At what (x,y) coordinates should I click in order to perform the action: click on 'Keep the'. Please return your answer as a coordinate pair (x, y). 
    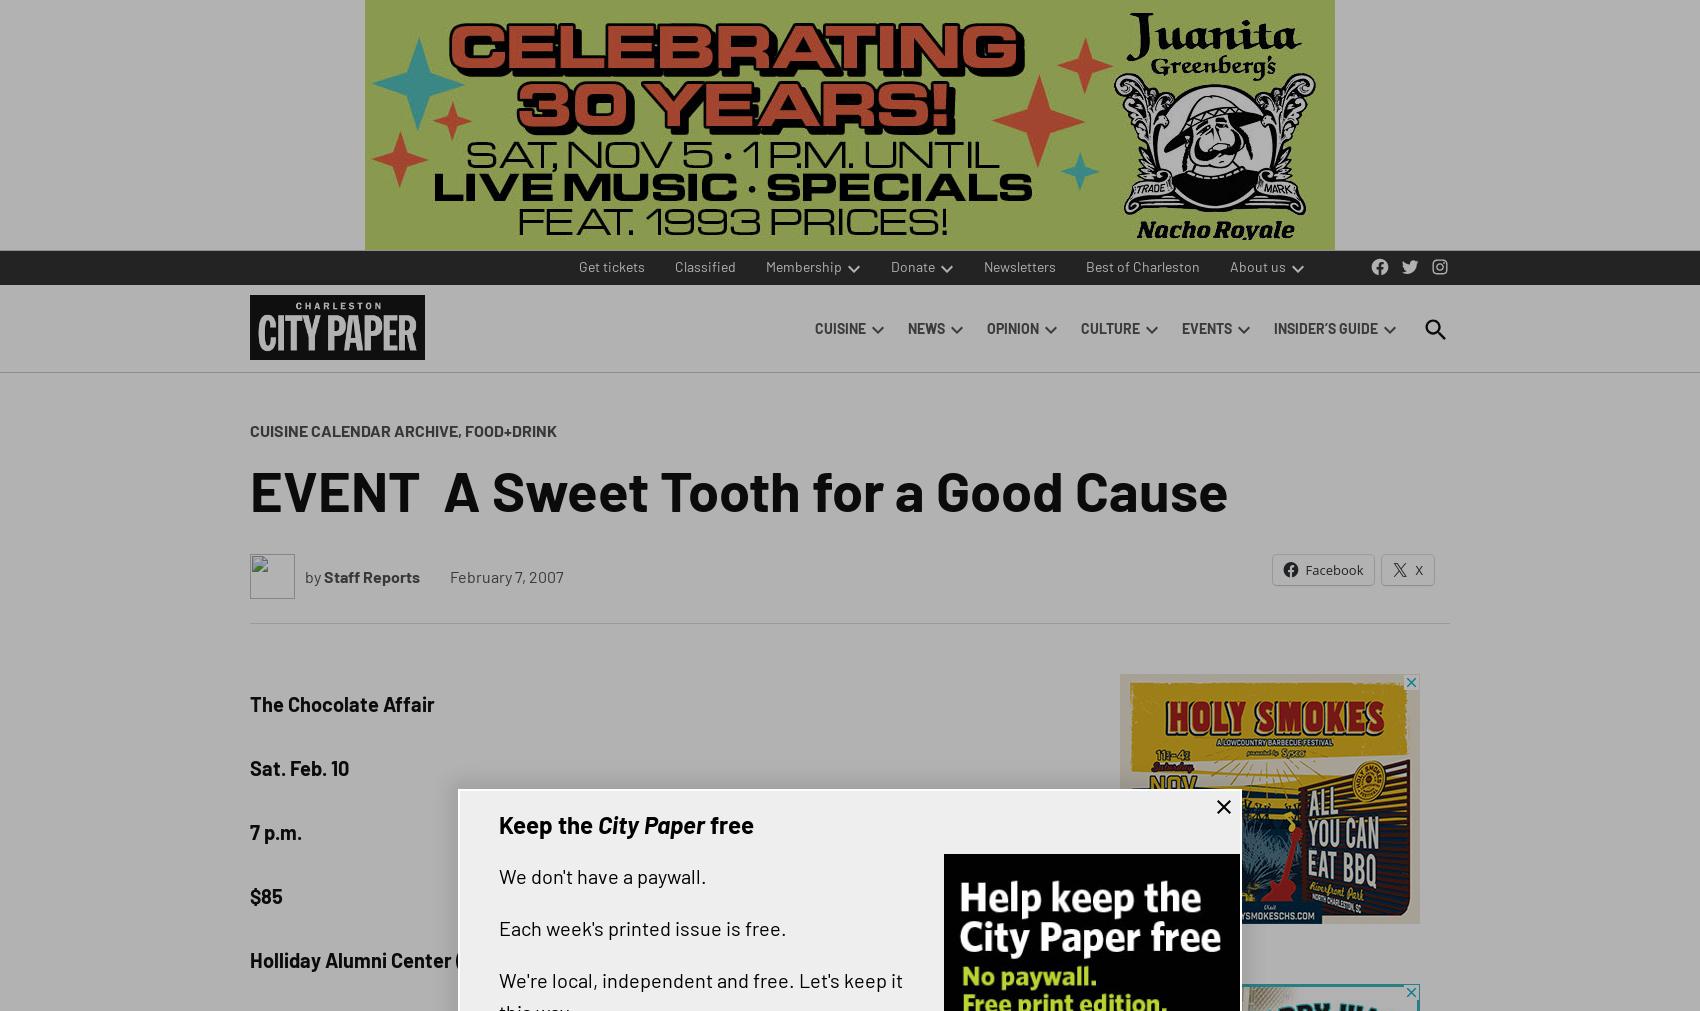
    Looking at the image, I should click on (497, 823).